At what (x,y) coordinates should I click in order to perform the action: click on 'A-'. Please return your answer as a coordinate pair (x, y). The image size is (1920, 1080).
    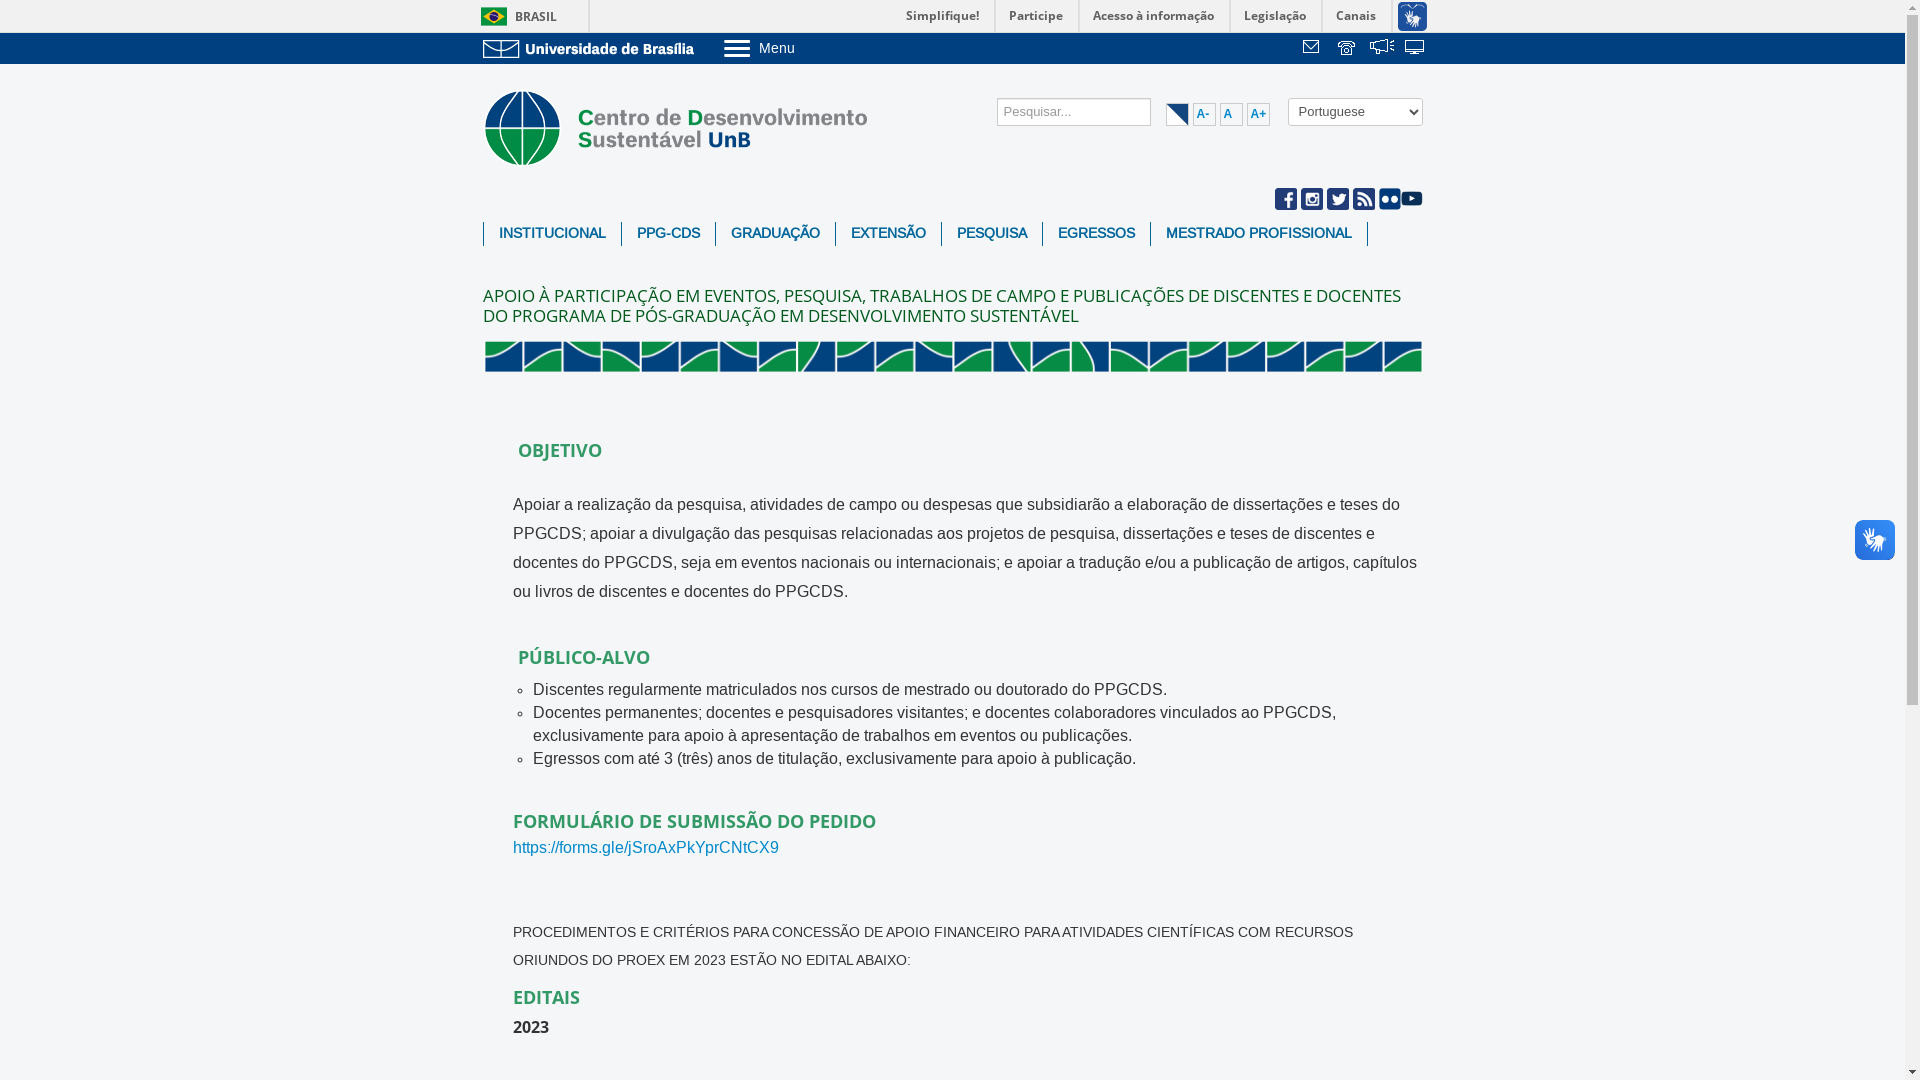
    Looking at the image, I should click on (1202, 114).